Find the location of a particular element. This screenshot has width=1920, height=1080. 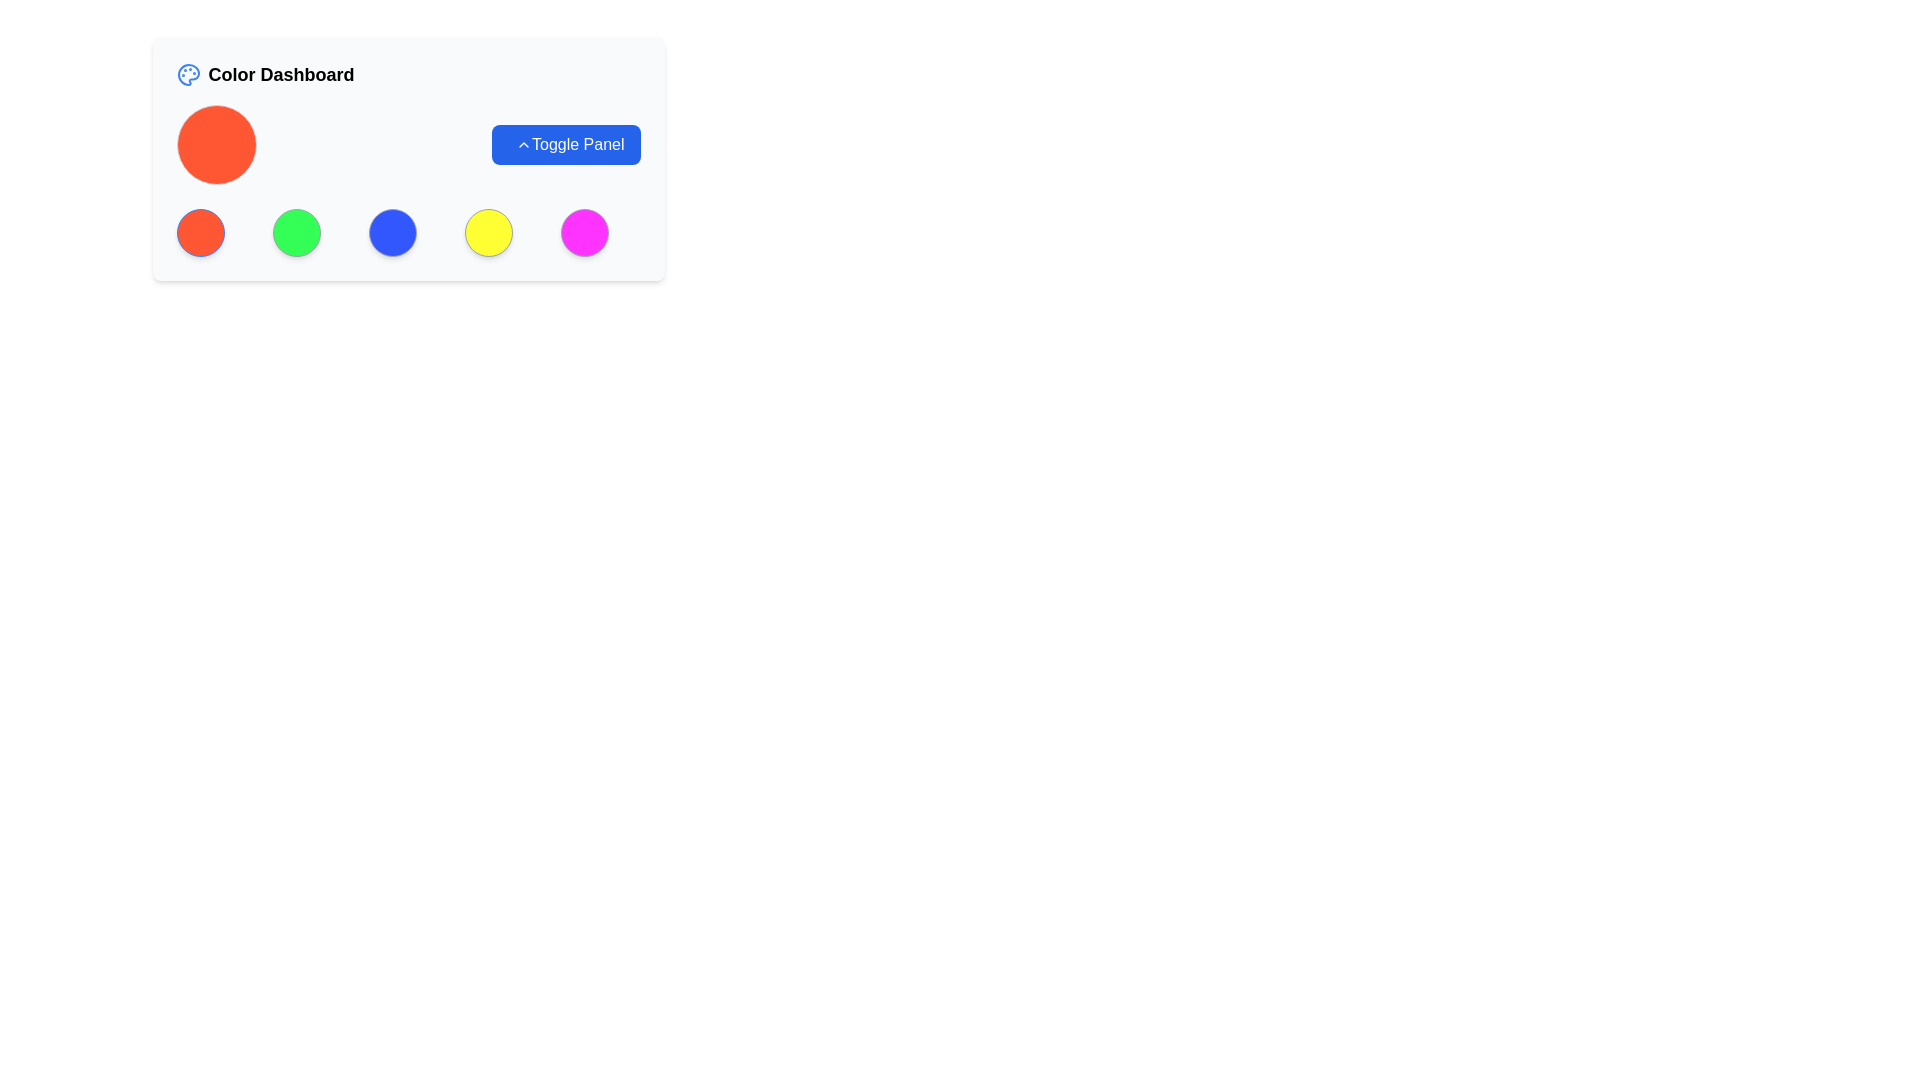

the circular button with a pink background and gray border, positioned as the fifth element in a grid layout is located at coordinates (583, 231).